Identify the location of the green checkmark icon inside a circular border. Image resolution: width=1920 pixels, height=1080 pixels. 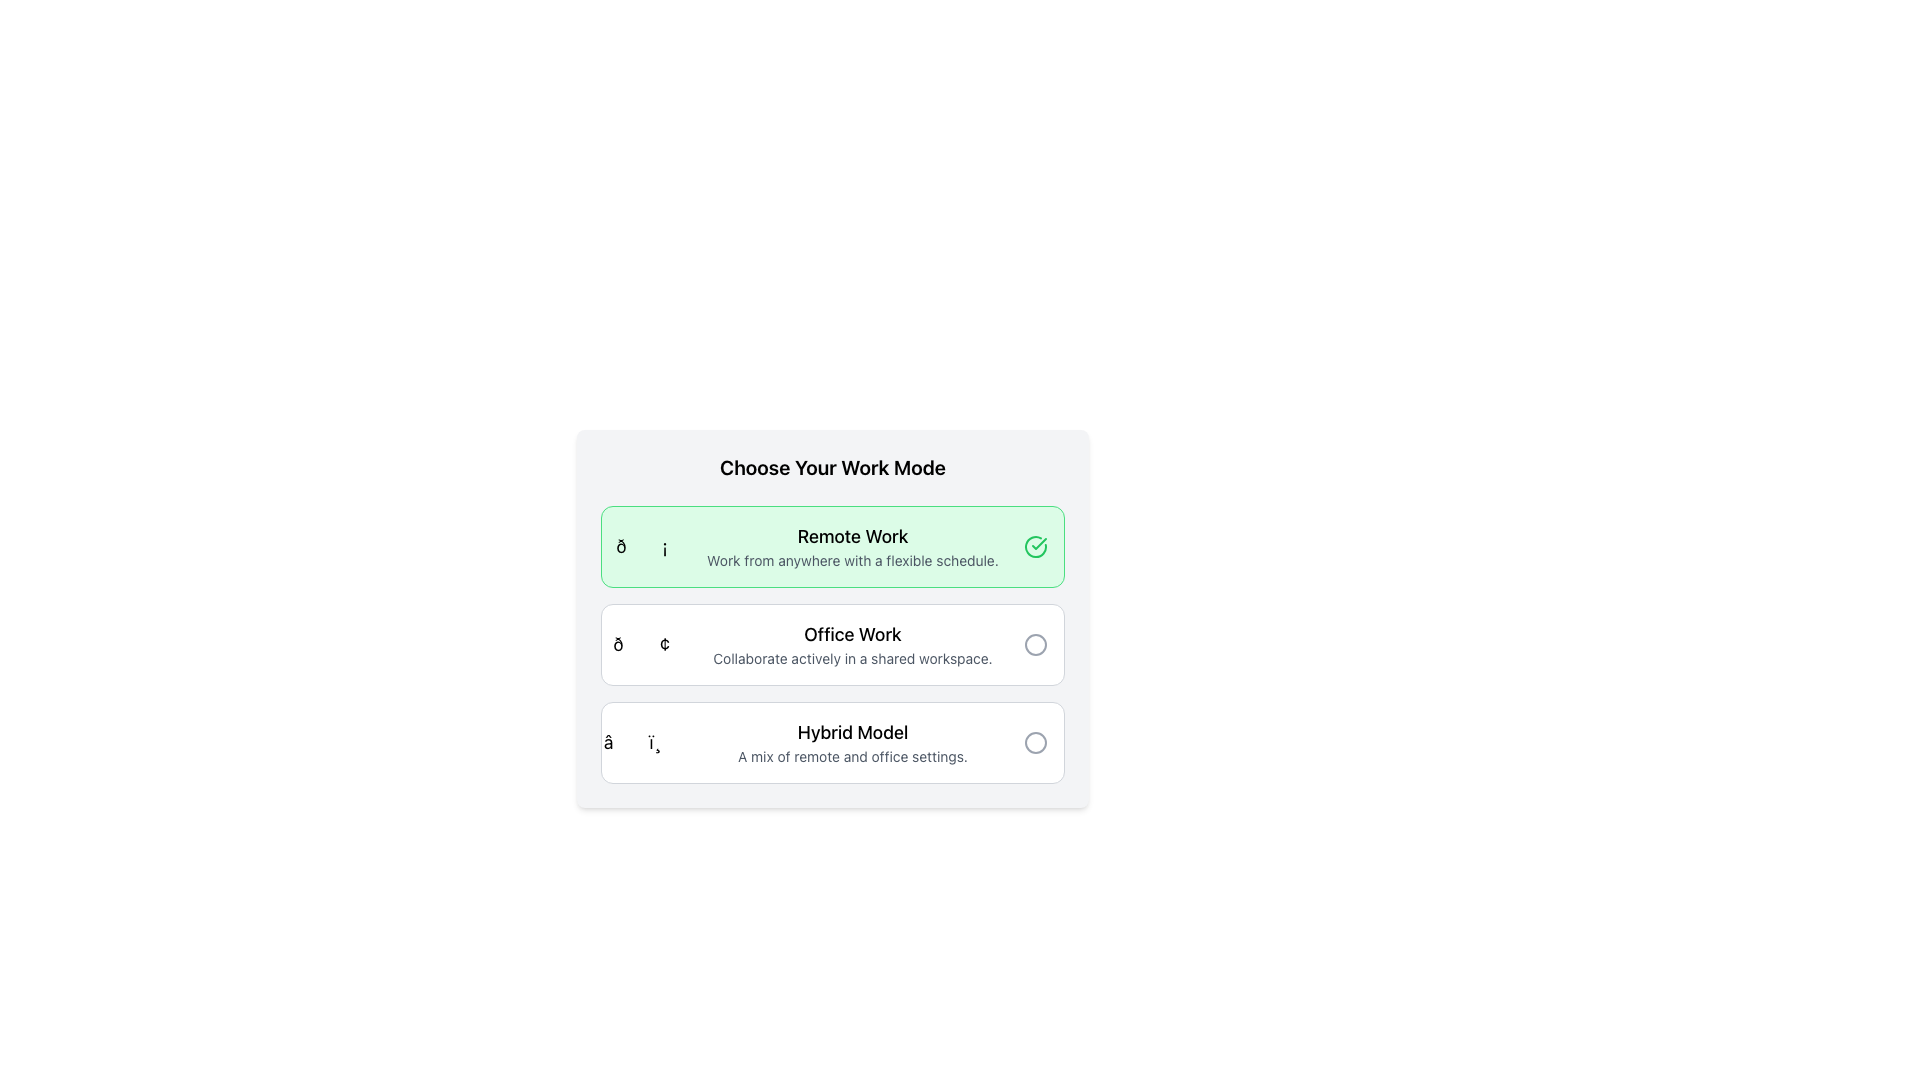
(1036, 547).